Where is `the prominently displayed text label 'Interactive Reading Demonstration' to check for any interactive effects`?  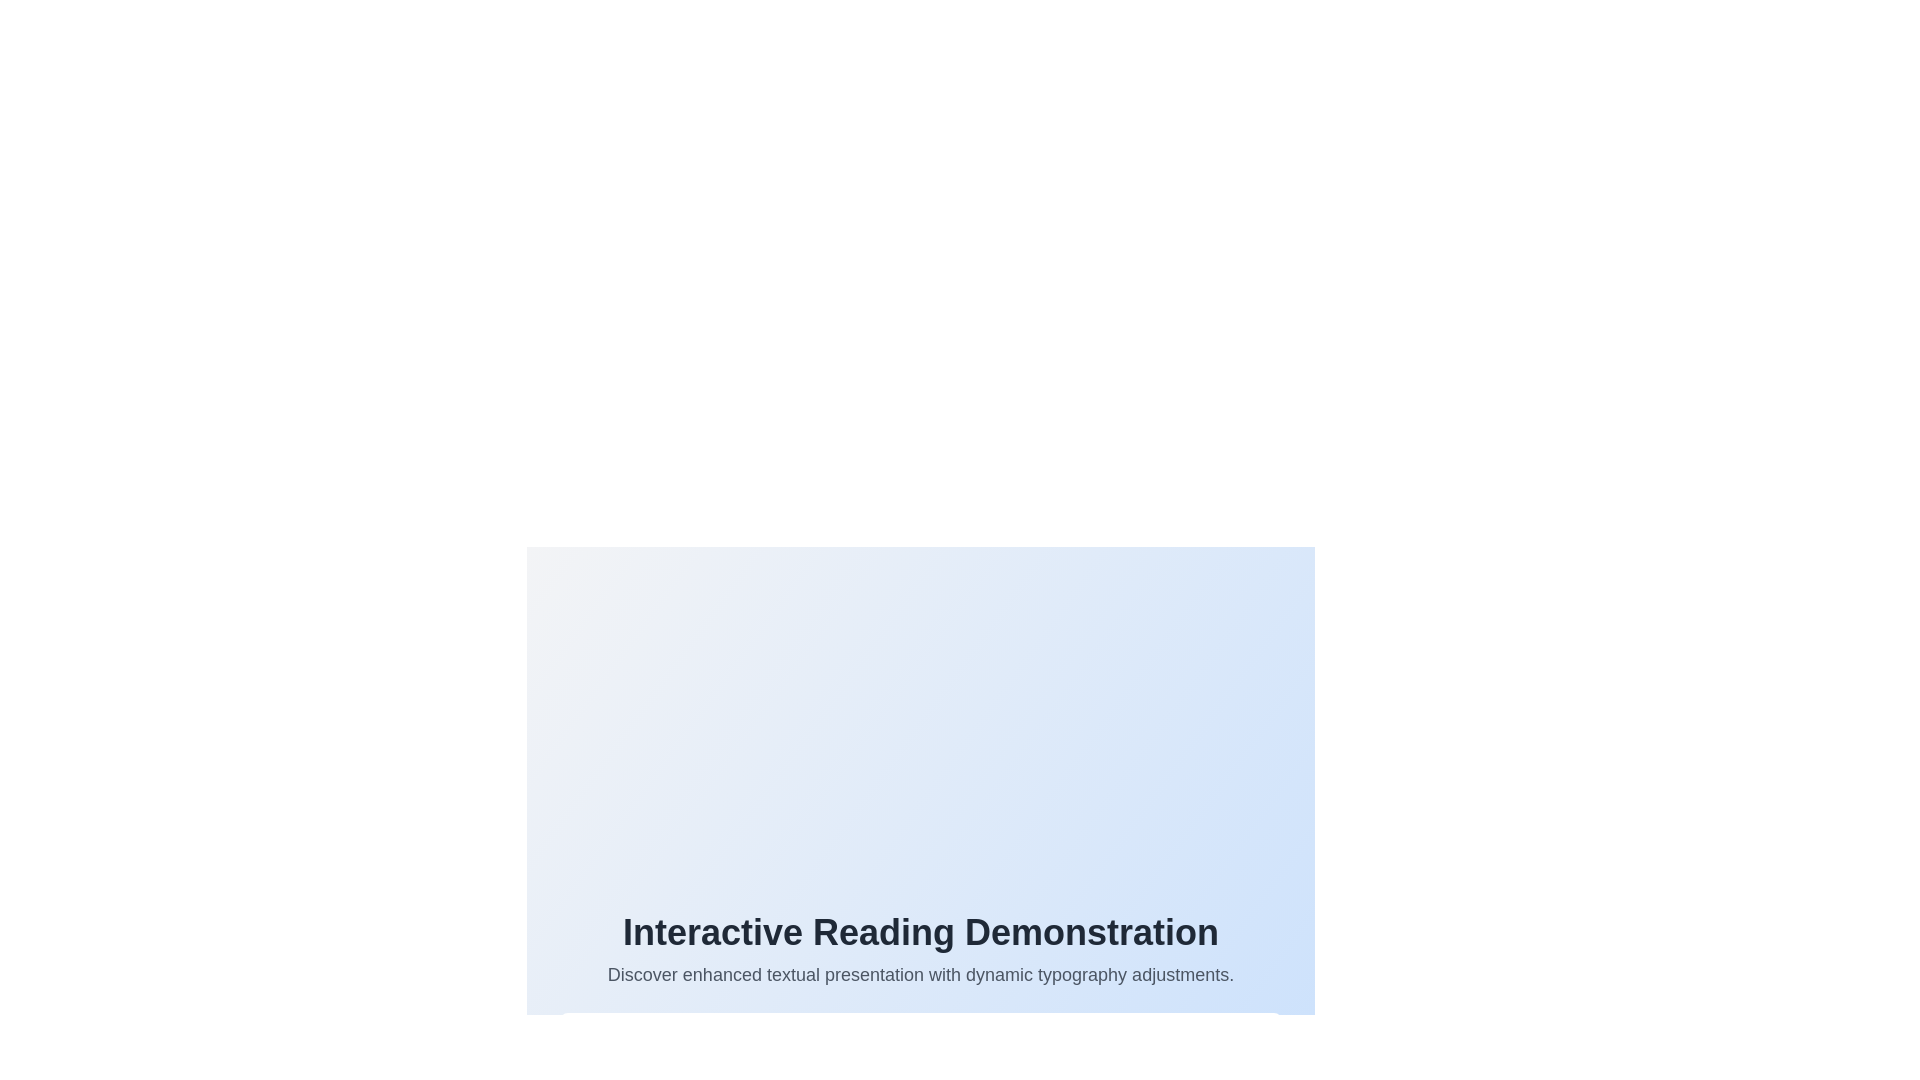
the prominently displayed text label 'Interactive Reading Demonstration' to check for any interactive effects is located at coordinates (920, 933).